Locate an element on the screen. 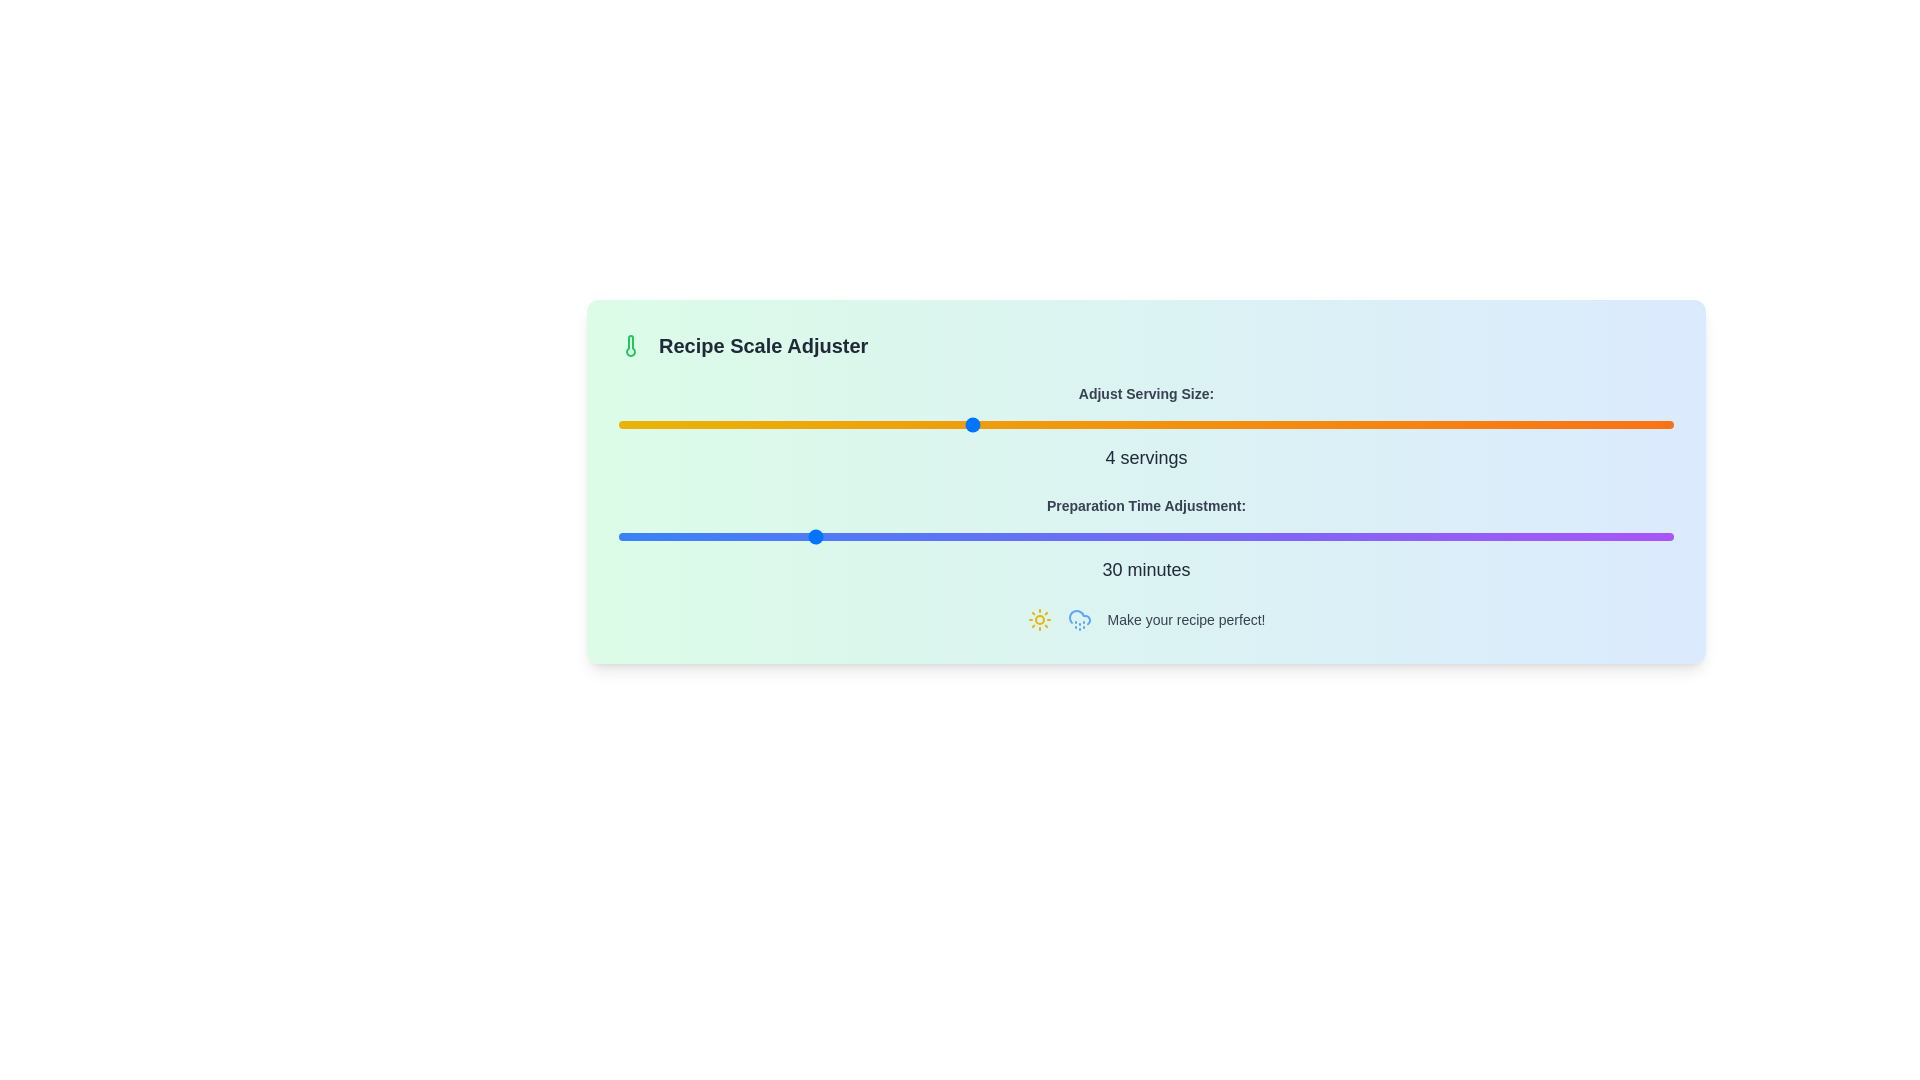 Image resolution: width=1920 pixels, height=1080 pixels. the serving size is located at coordinates (1204, 423).